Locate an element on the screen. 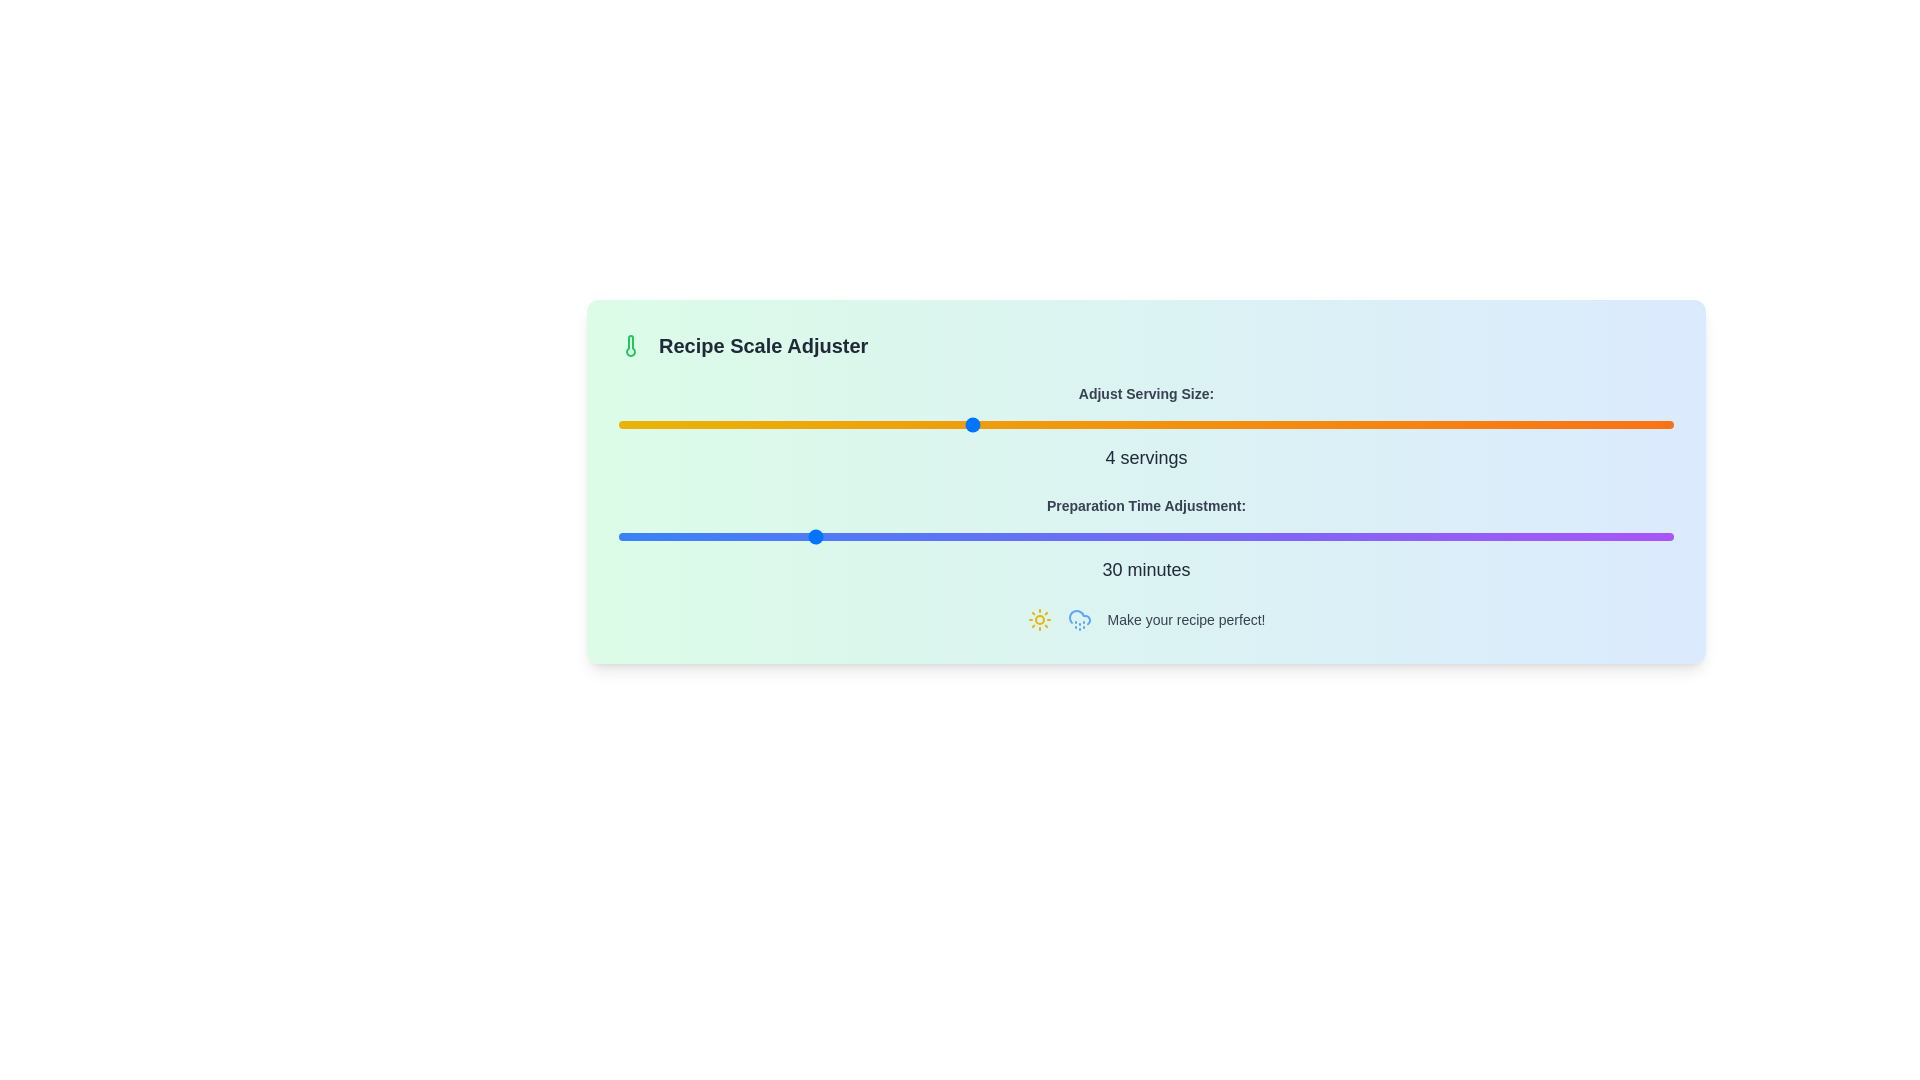 Image resolution: width=1920 pixels, height=1080 pixels. the serving size is located at coordinates (1204, 423).